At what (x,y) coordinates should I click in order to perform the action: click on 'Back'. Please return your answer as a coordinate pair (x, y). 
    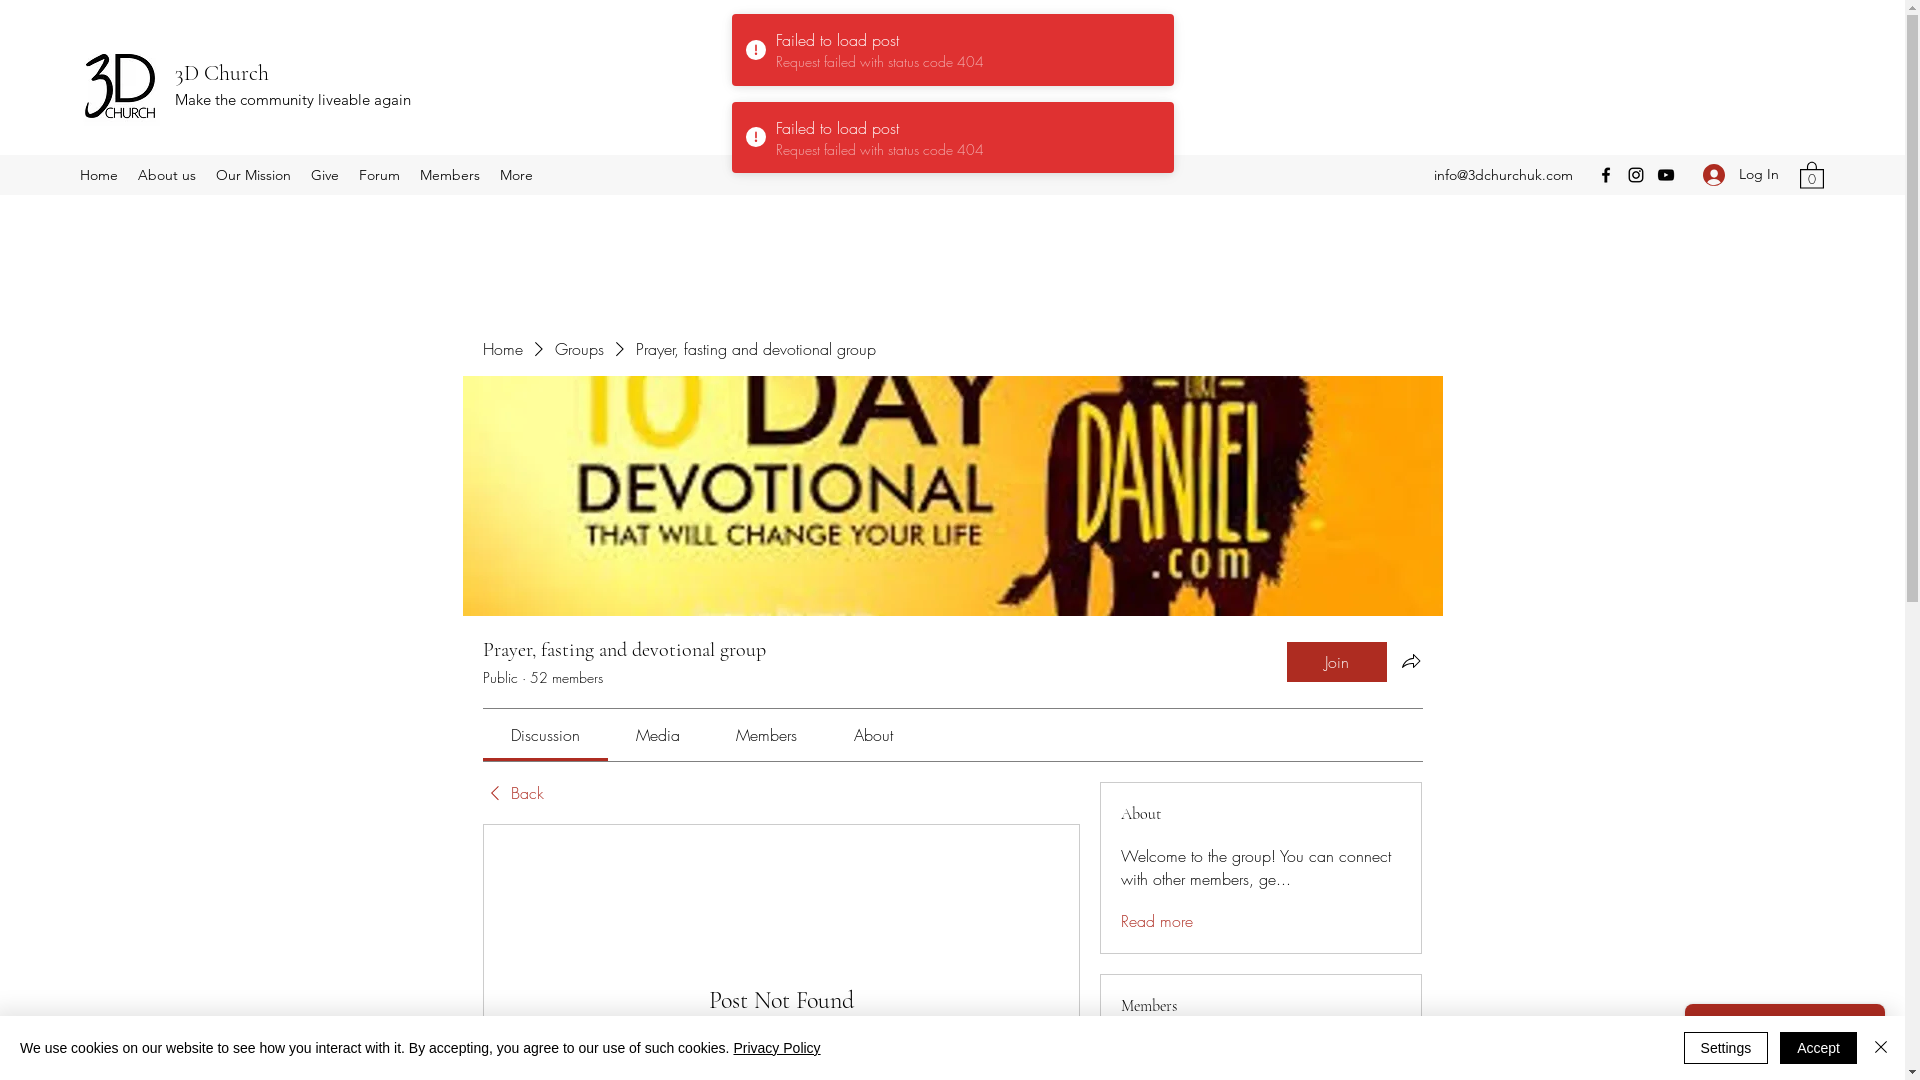
    Looking at the image, I should click on (512, 792).